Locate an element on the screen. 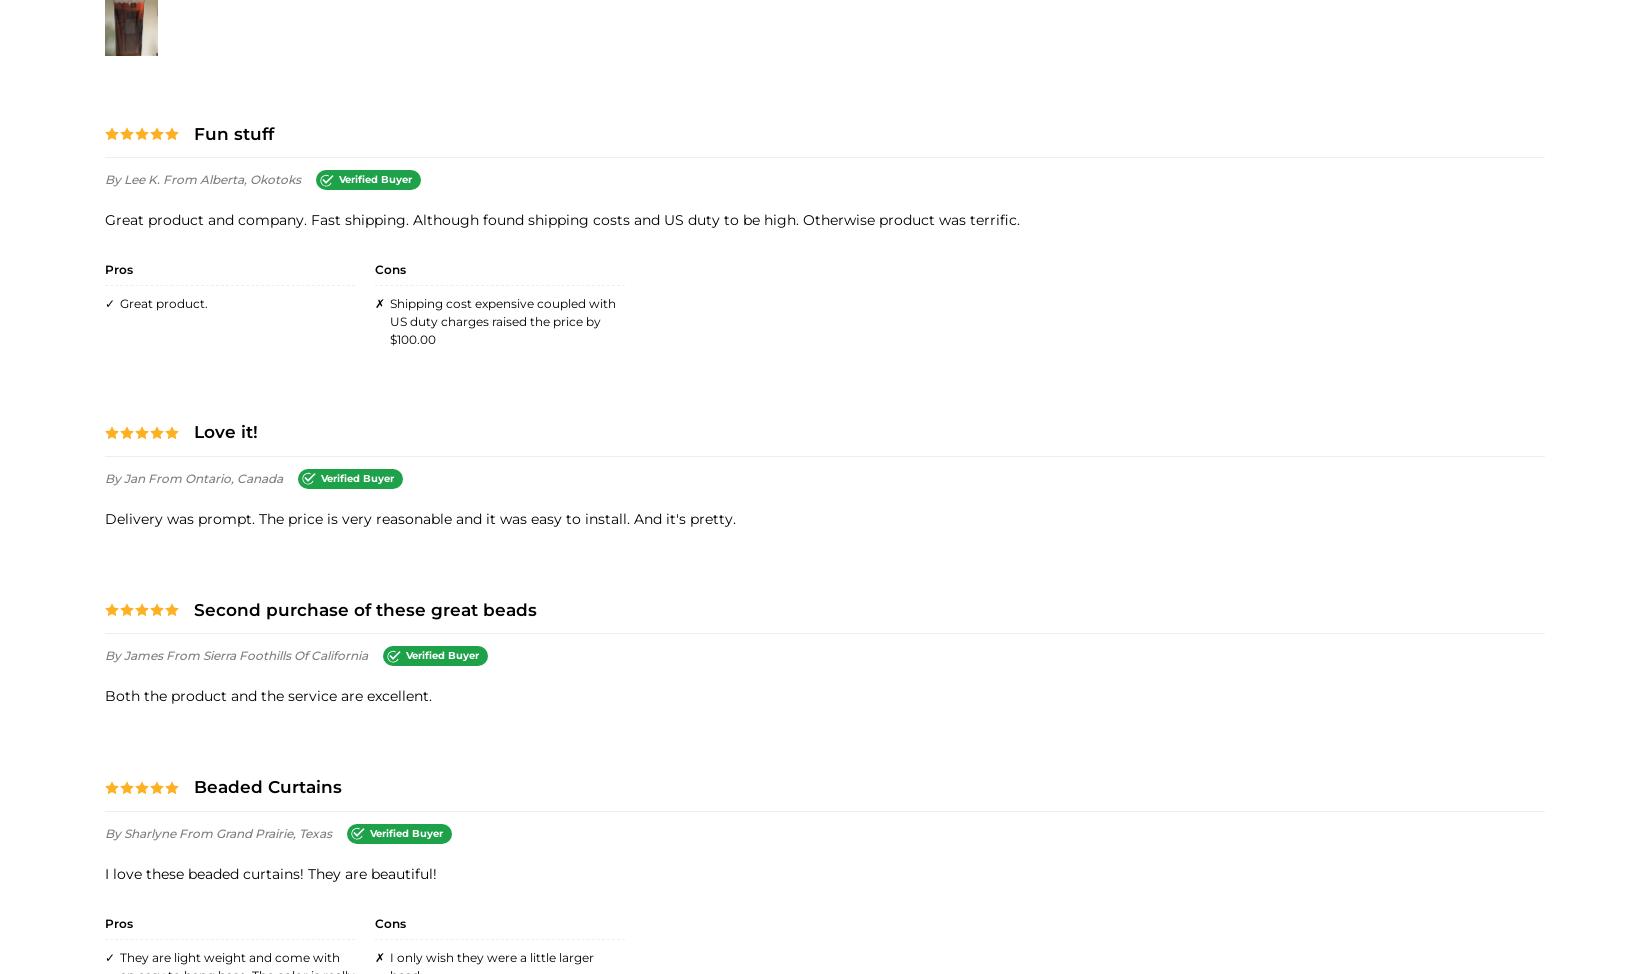 This screenshot has height=974, width=1650. 'from Ontario,  Canada' is located at coordinates (215, 476).